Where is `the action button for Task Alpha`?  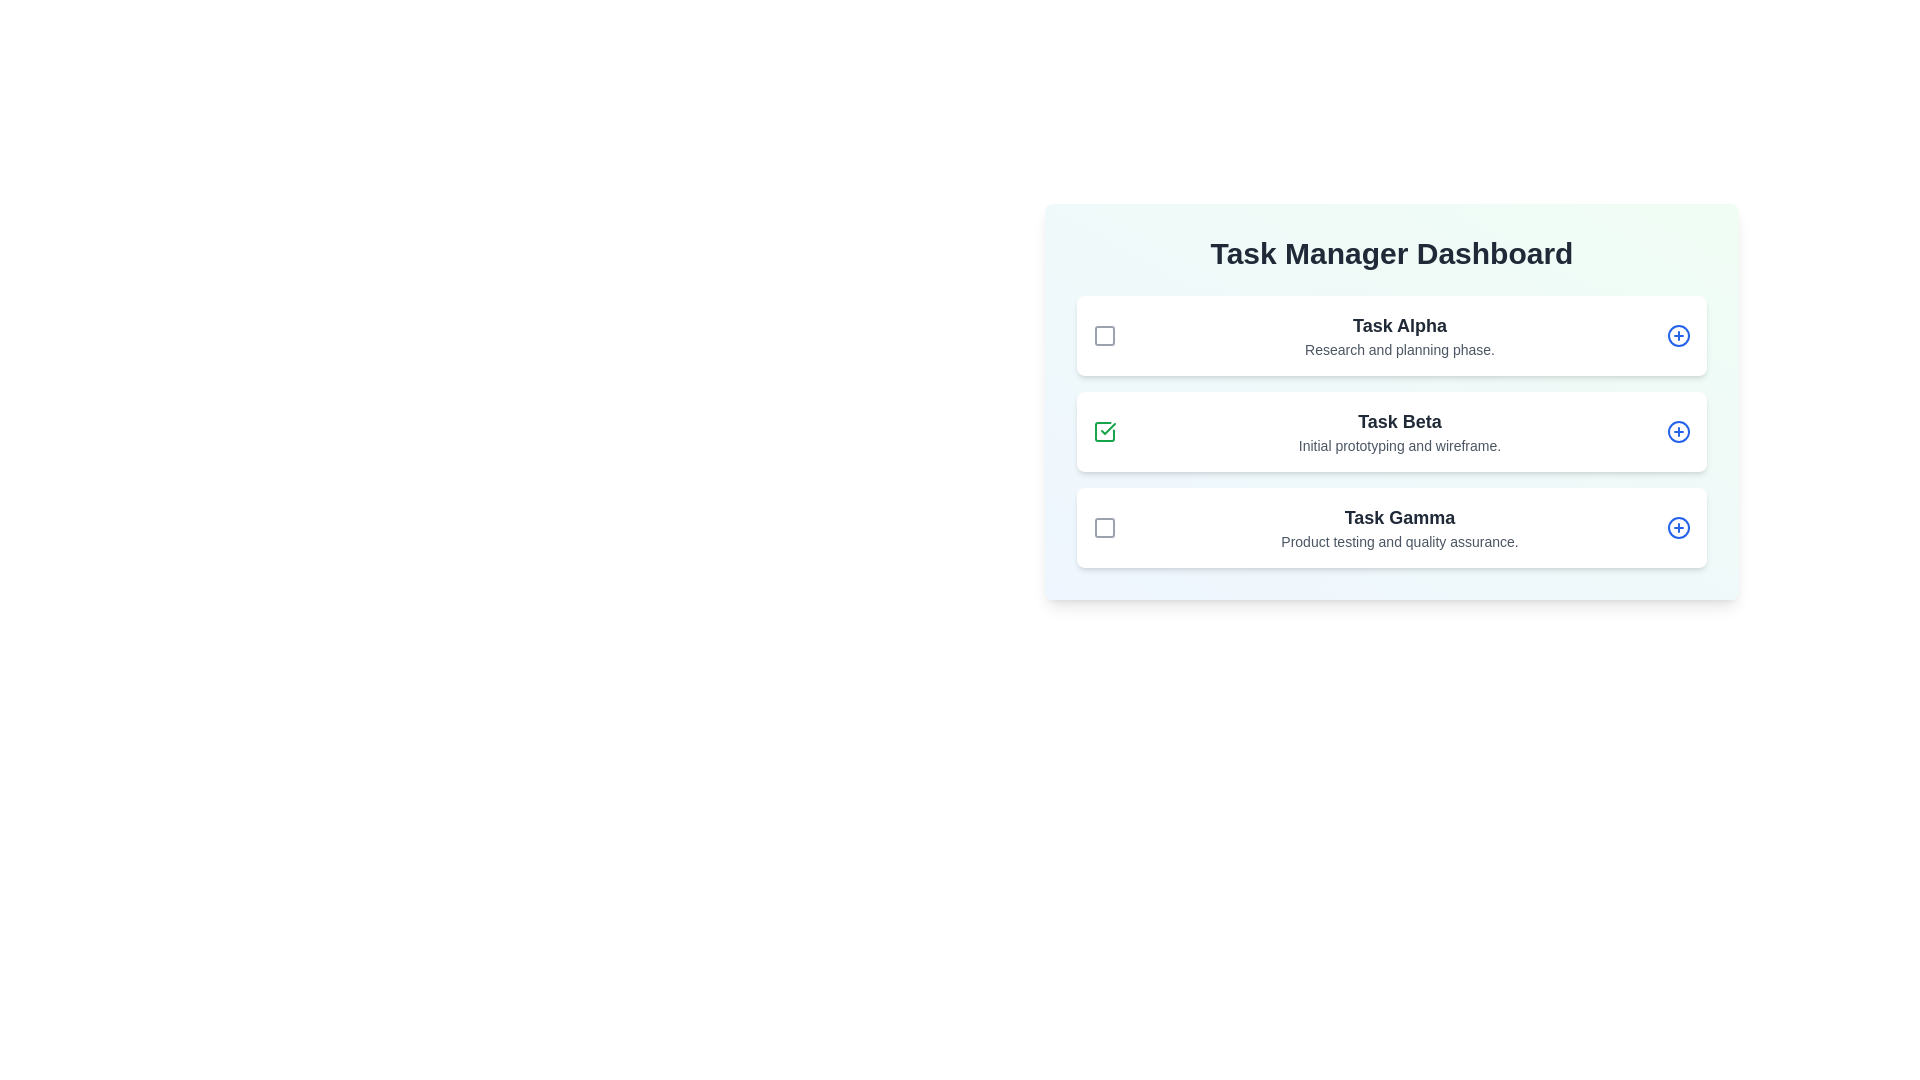
the action button for Task Alpha is located at coordinates (1679, 334).